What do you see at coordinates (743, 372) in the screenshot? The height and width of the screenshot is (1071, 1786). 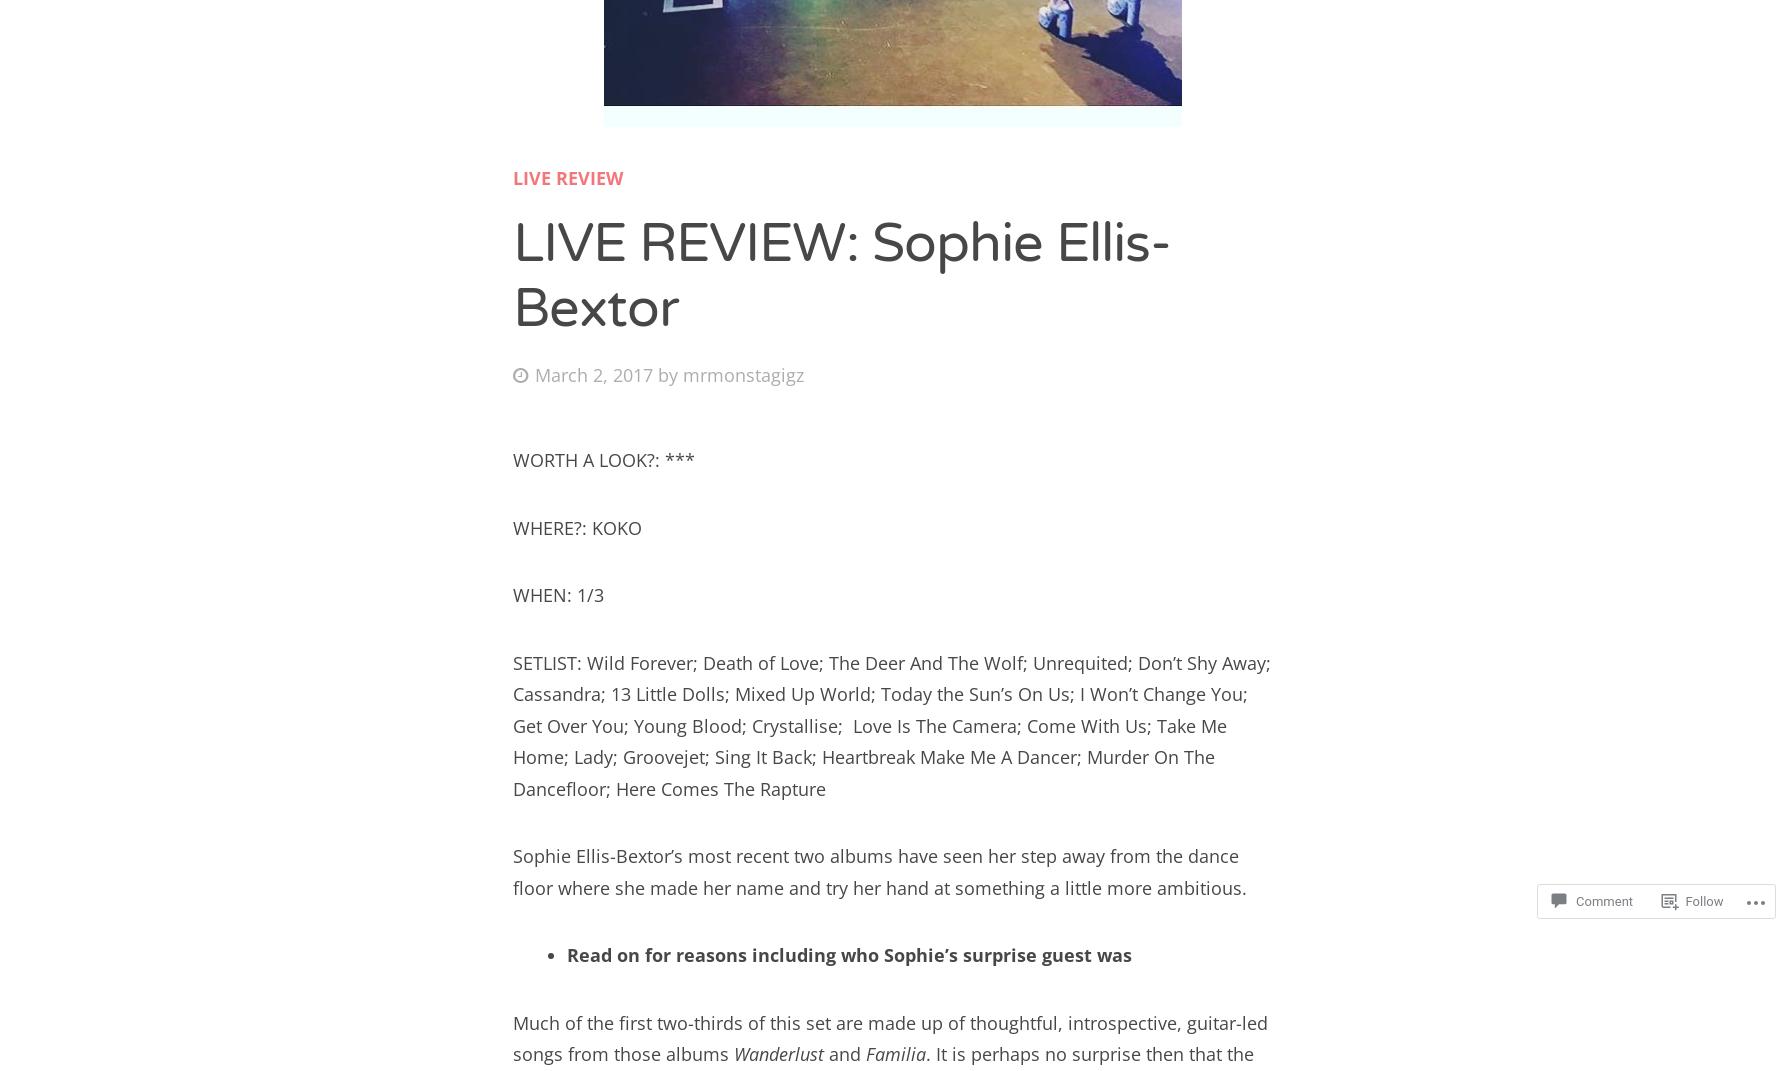 I see `'mrmonstagigz'` at bounding box center [743, 372].